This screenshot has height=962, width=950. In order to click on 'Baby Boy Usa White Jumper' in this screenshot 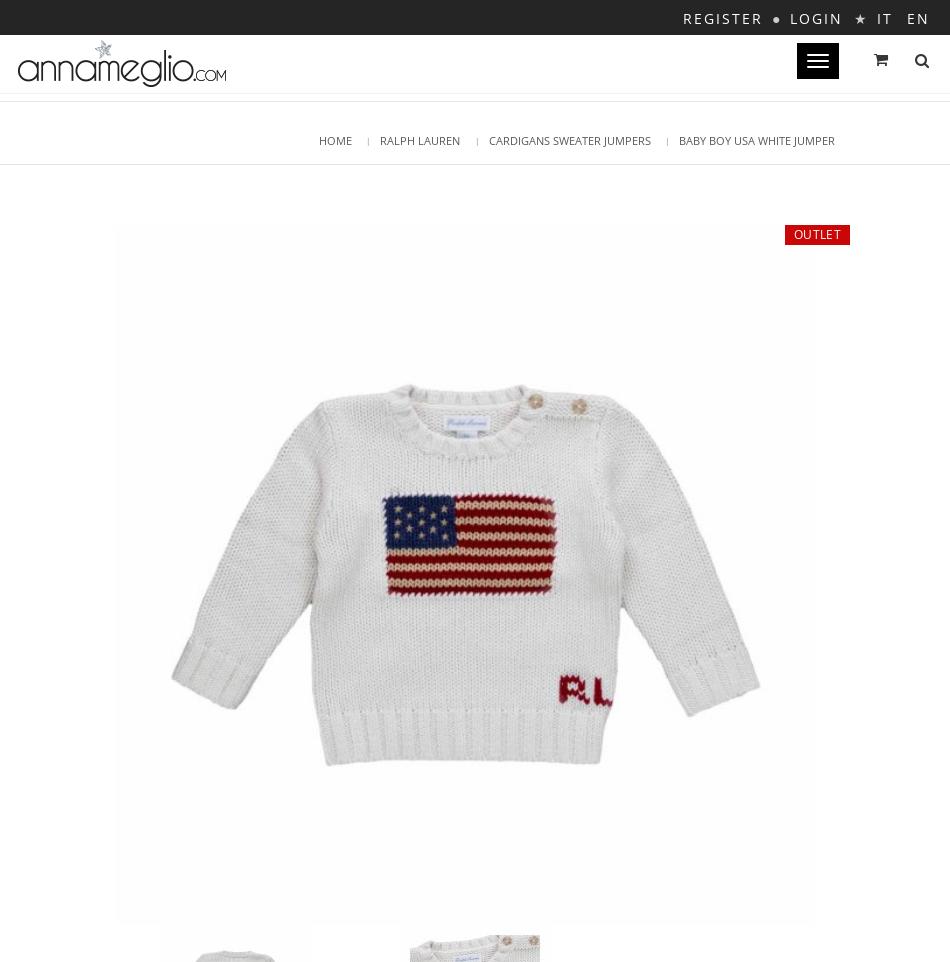, I will do `click(755, 139)`.